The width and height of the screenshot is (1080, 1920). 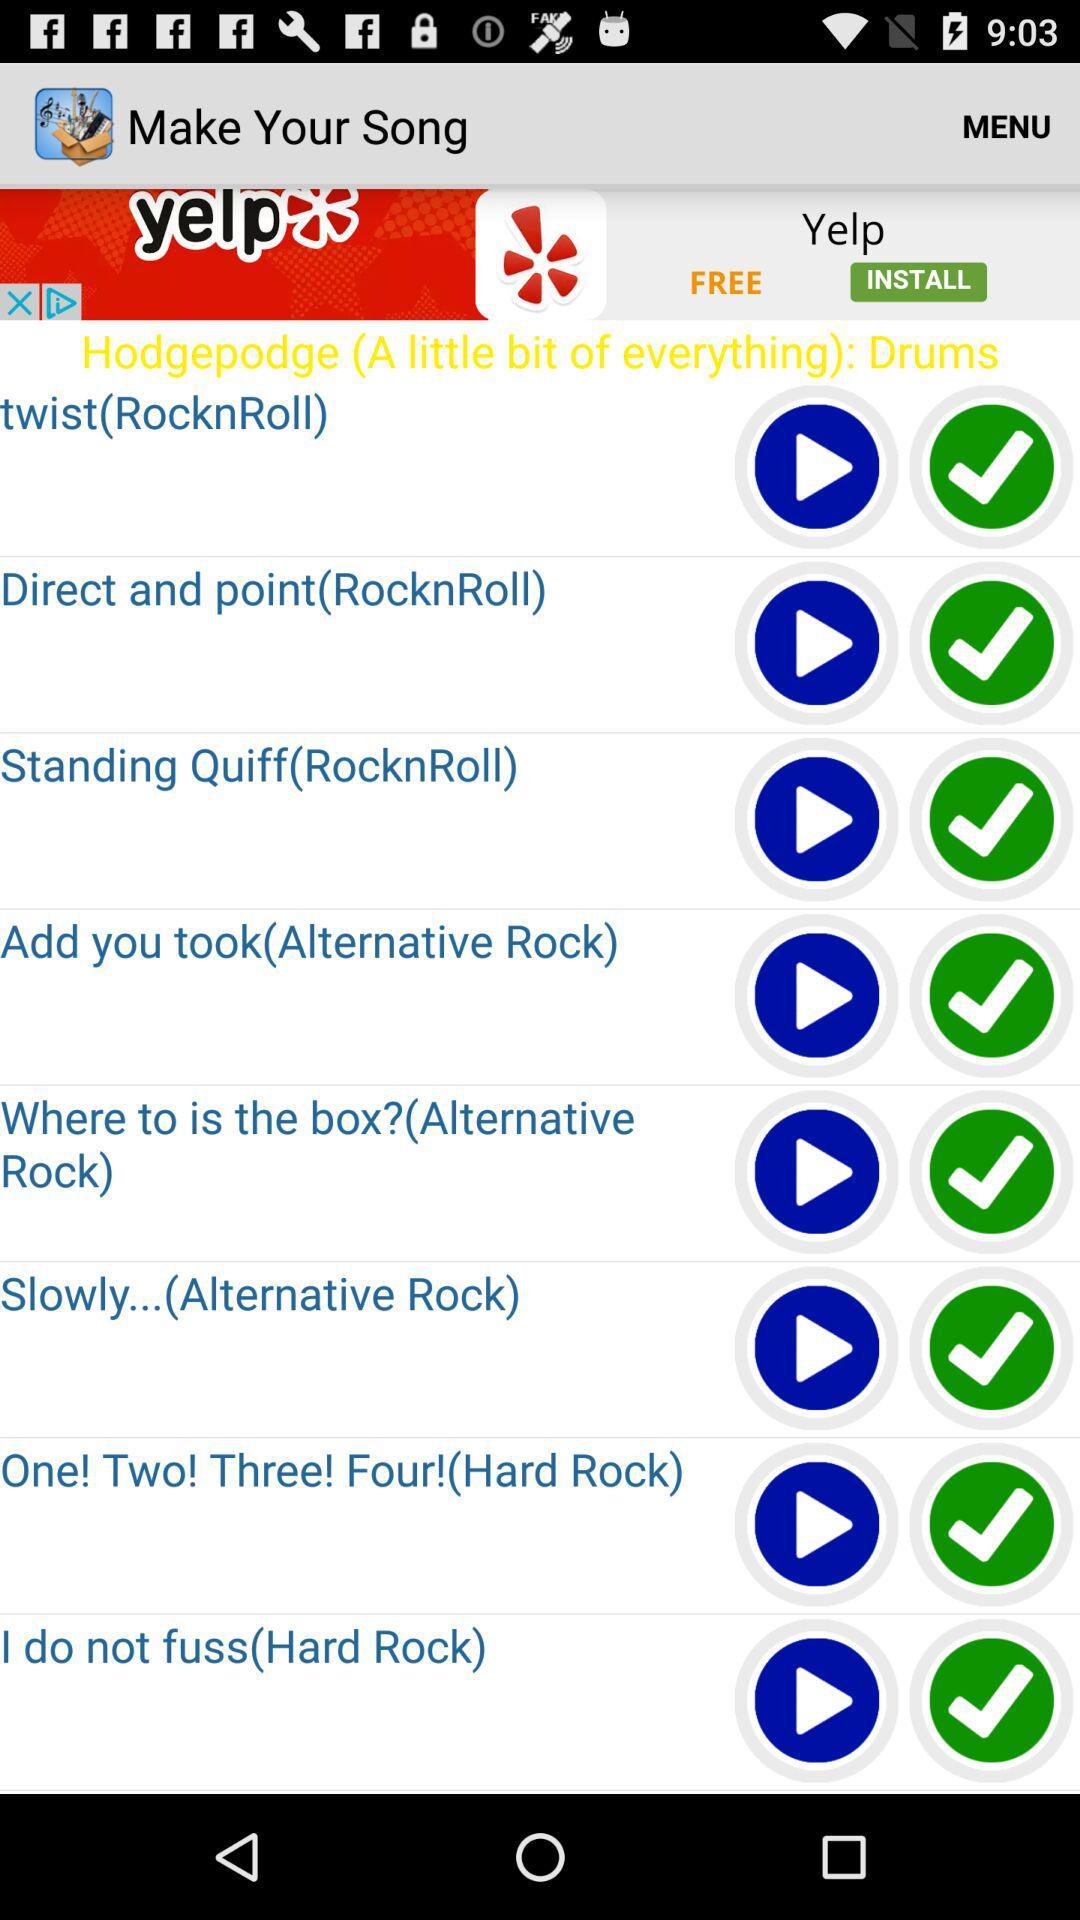 I want to click on enable button, so click(x=992, y=820).